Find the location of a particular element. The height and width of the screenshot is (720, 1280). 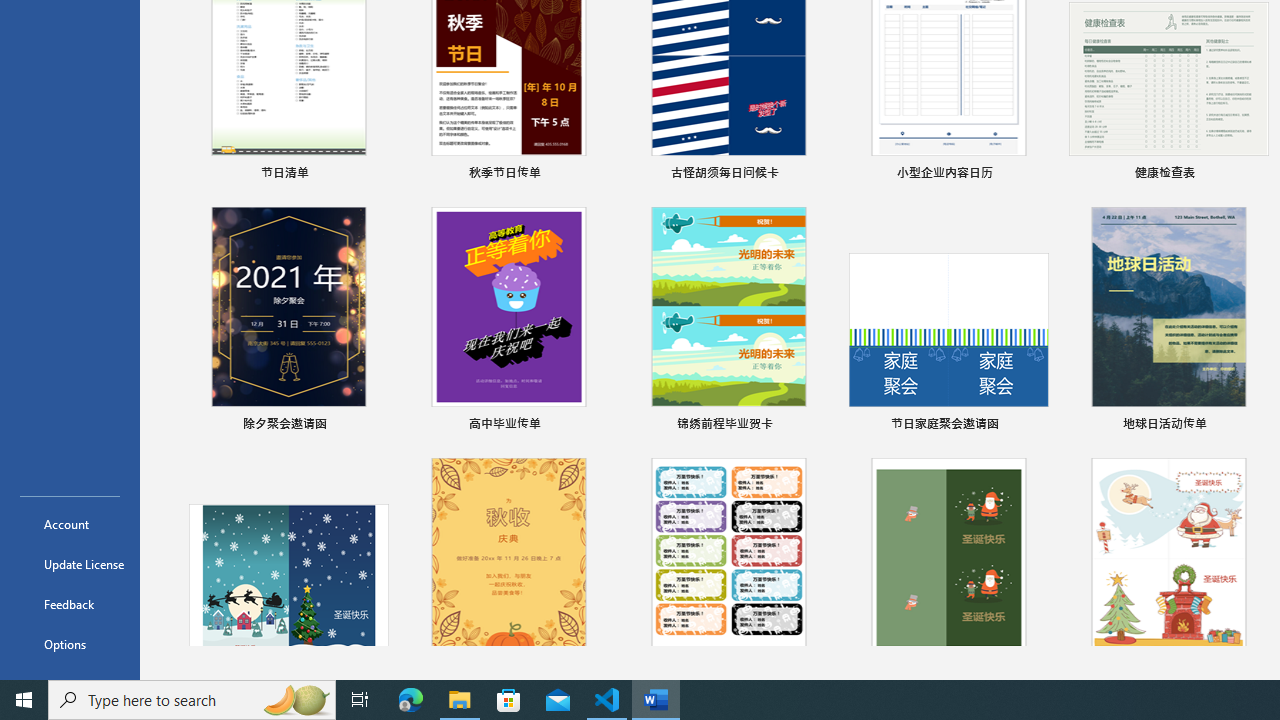

'Options' is located at coordinates (69, 644).